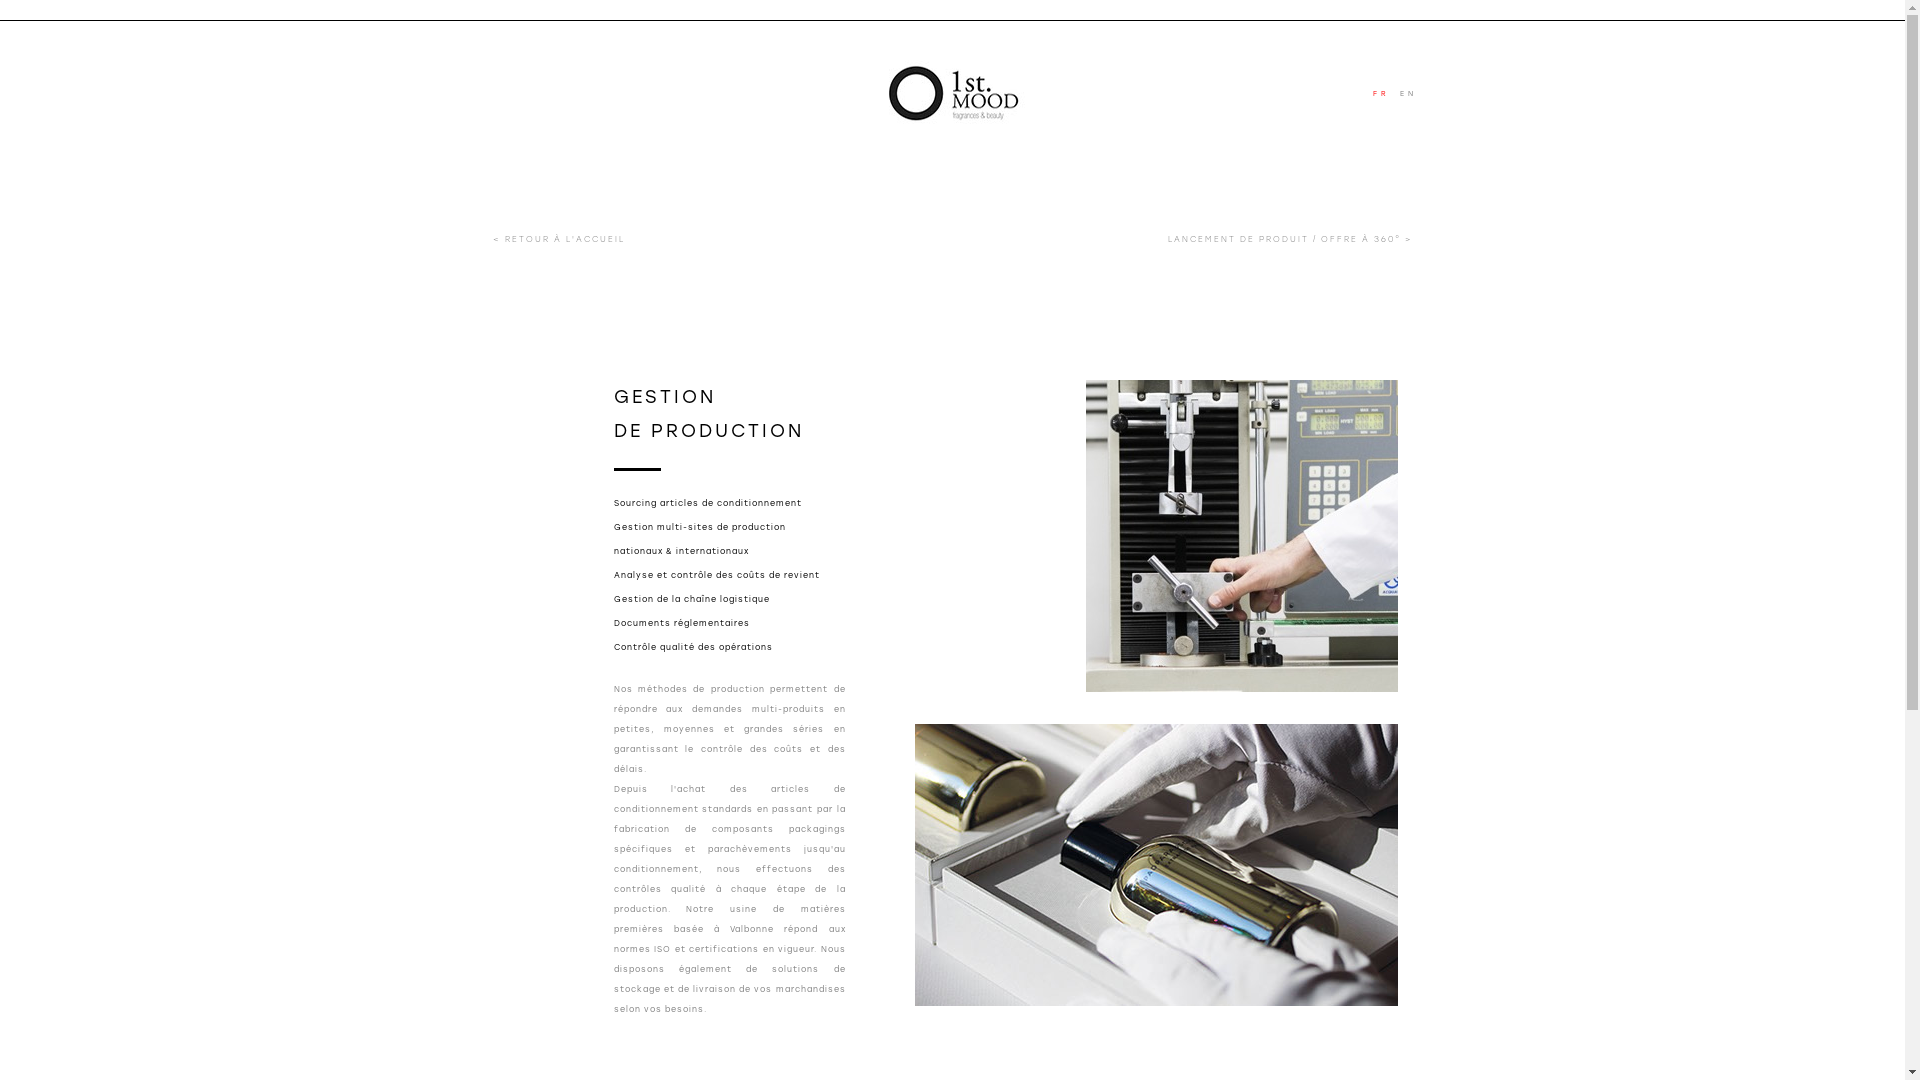 The height and width of the screenshot is (1080, 1920). What do you see at coordinates (1410, 93) in the screenshot?
I see `'EN'` at bounding box center [1410, 93].